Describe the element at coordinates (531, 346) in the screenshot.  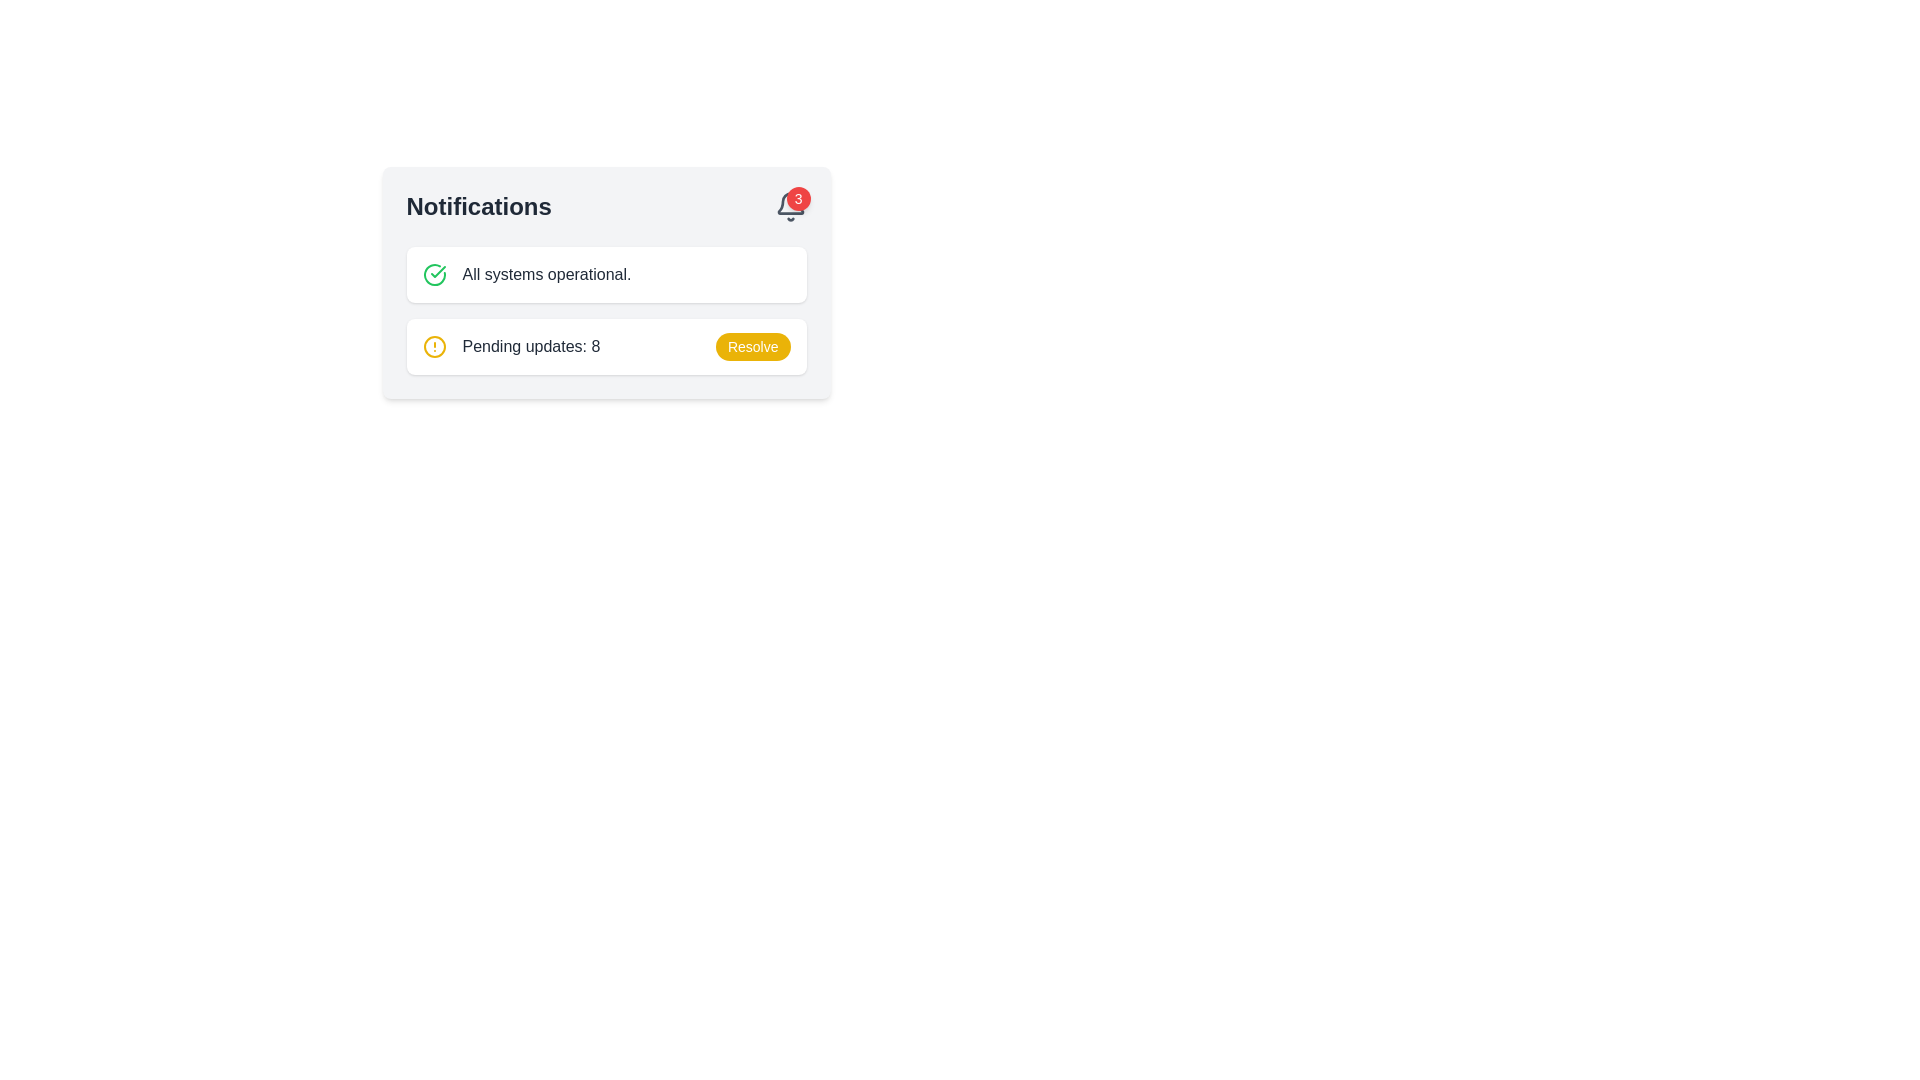
I see `the text display element that shows 'Pending updates: 8' in dark gray, located centrally in the second notification bar below 'Notifications'. It is situated to the right of a yellow warning icon and to the left of a button labeled 'Resolve'` at that location.